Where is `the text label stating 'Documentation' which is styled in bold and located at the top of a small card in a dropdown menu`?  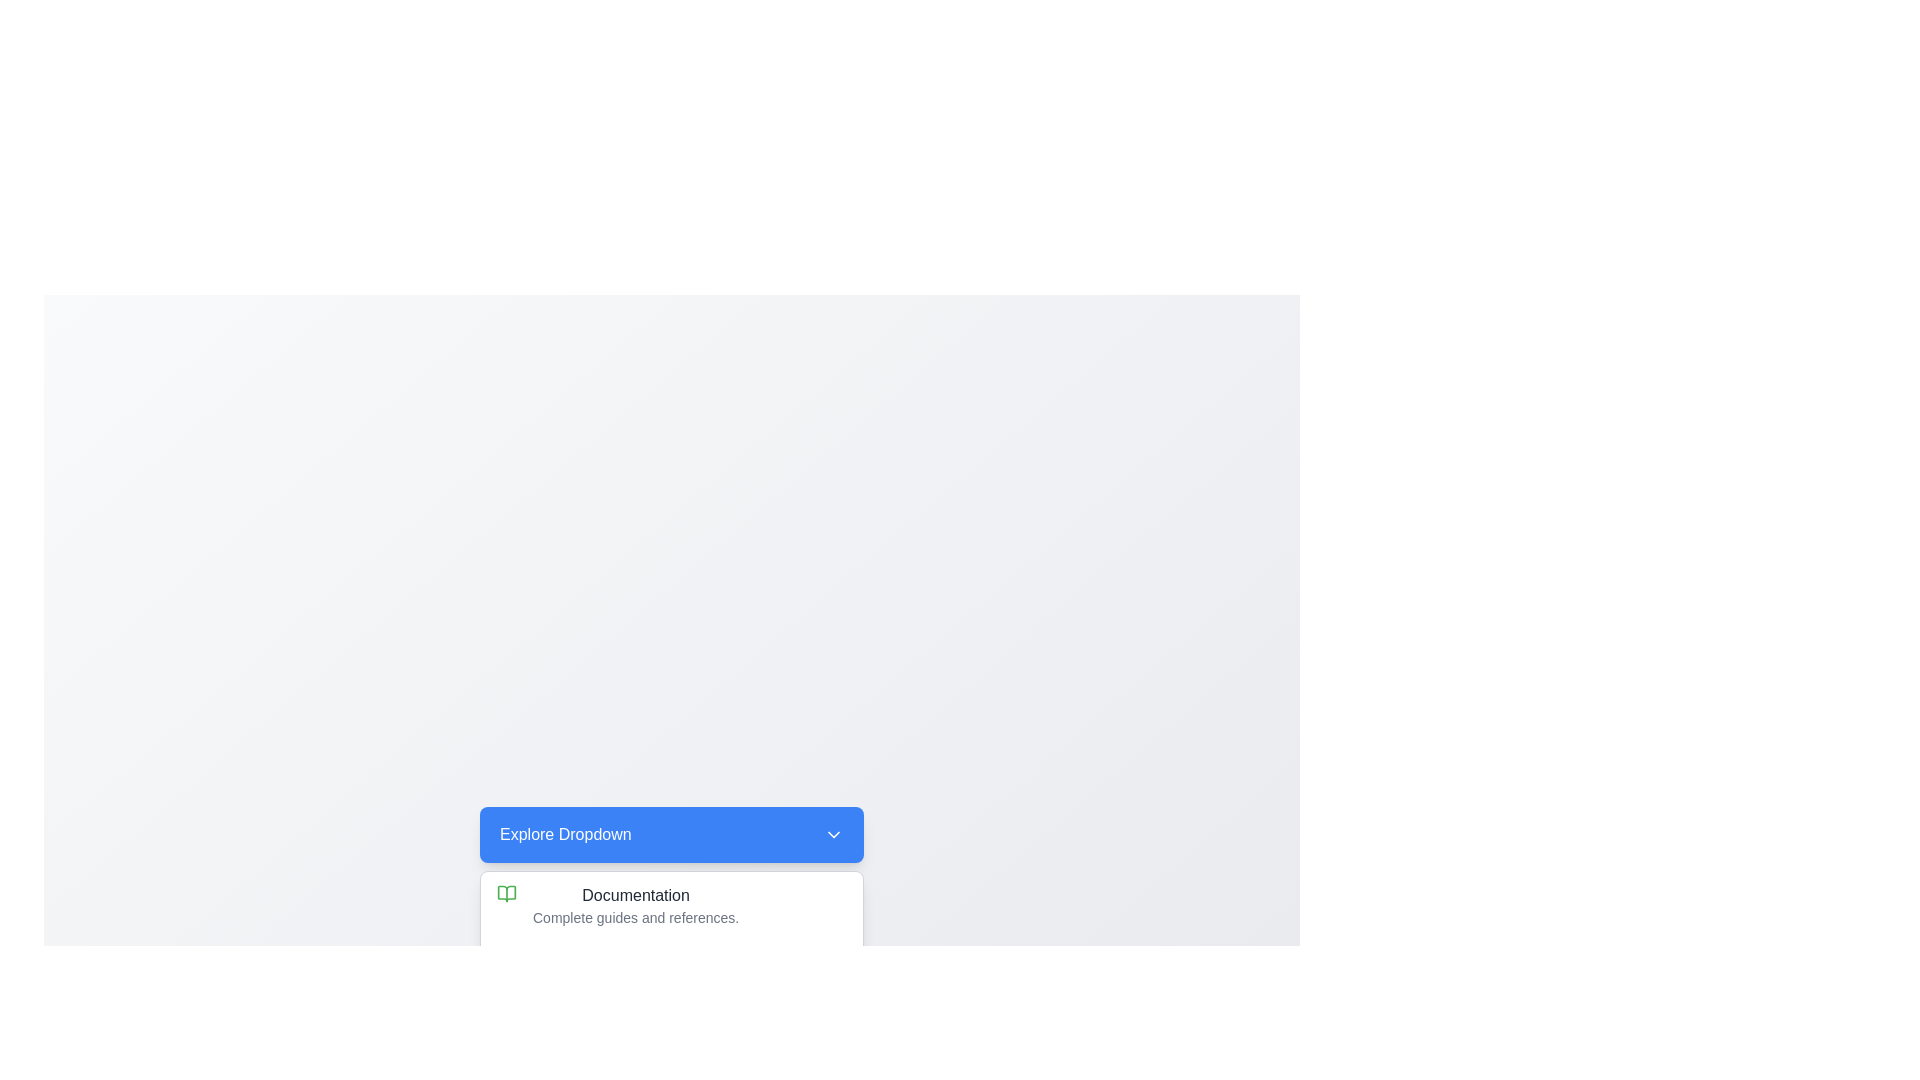 the text label stating 'Documentation' which is styled in bold and located at the top of a small card in a dropdown menu is located at coordinates (635, 894).